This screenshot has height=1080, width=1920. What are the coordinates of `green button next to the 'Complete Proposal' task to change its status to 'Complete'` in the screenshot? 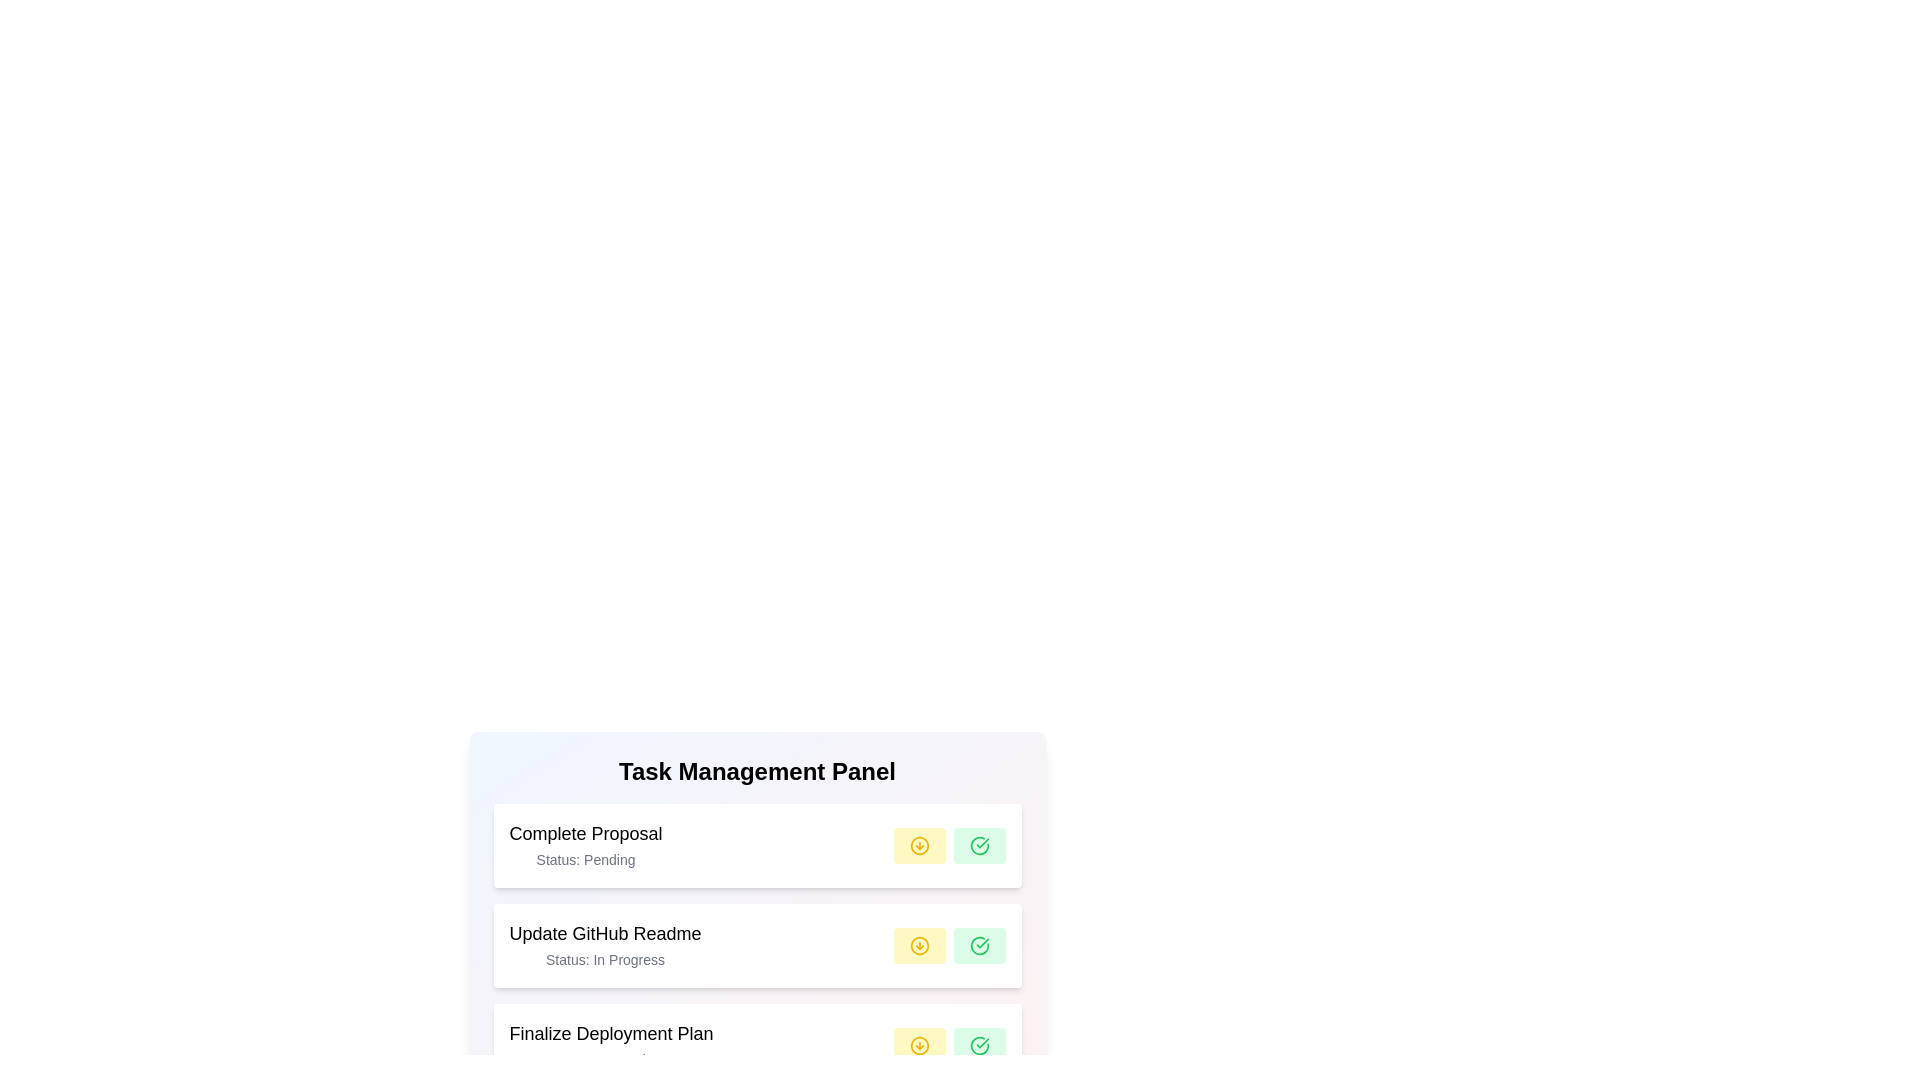 It's located at (979, 845).